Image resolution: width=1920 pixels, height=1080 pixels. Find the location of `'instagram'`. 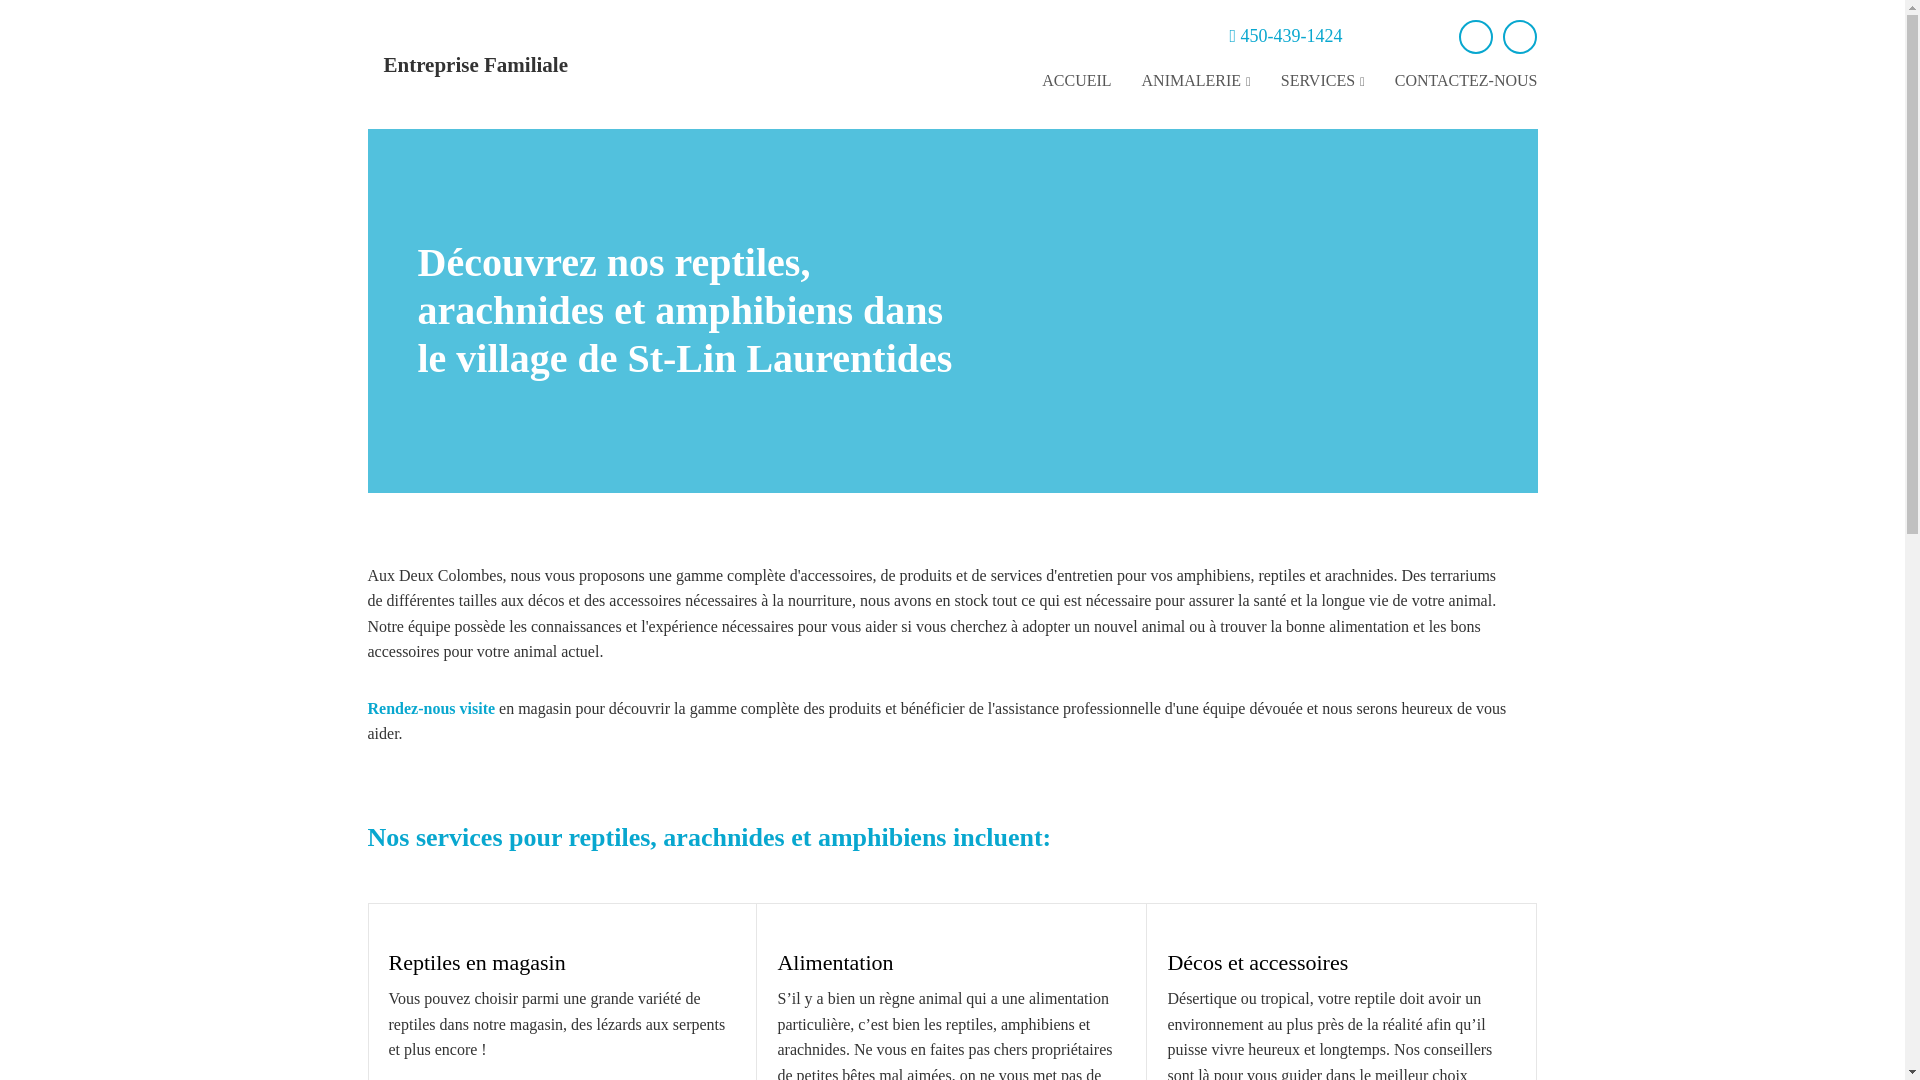

'instagram' is located at coordinates (1505, 37).